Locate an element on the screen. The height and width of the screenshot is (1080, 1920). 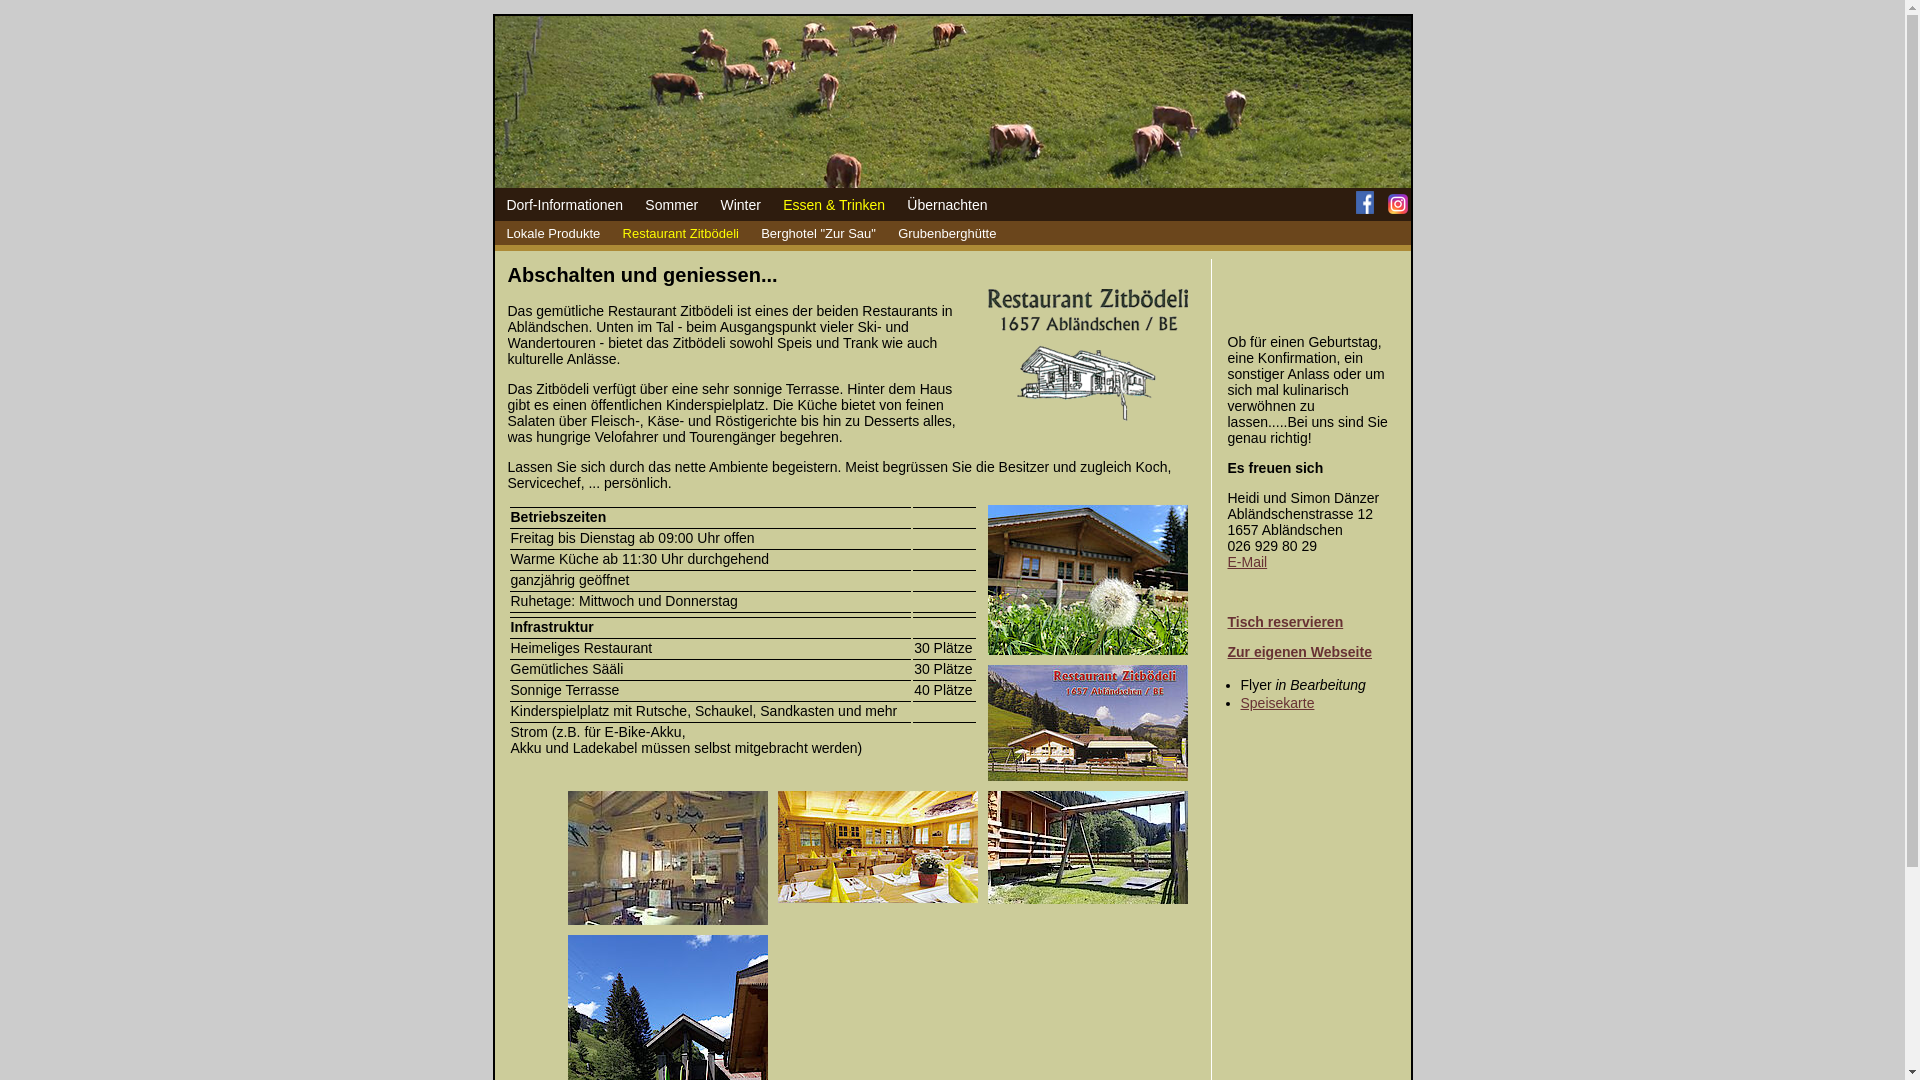
'E-Mail' is located at coordinates (1227, 562).